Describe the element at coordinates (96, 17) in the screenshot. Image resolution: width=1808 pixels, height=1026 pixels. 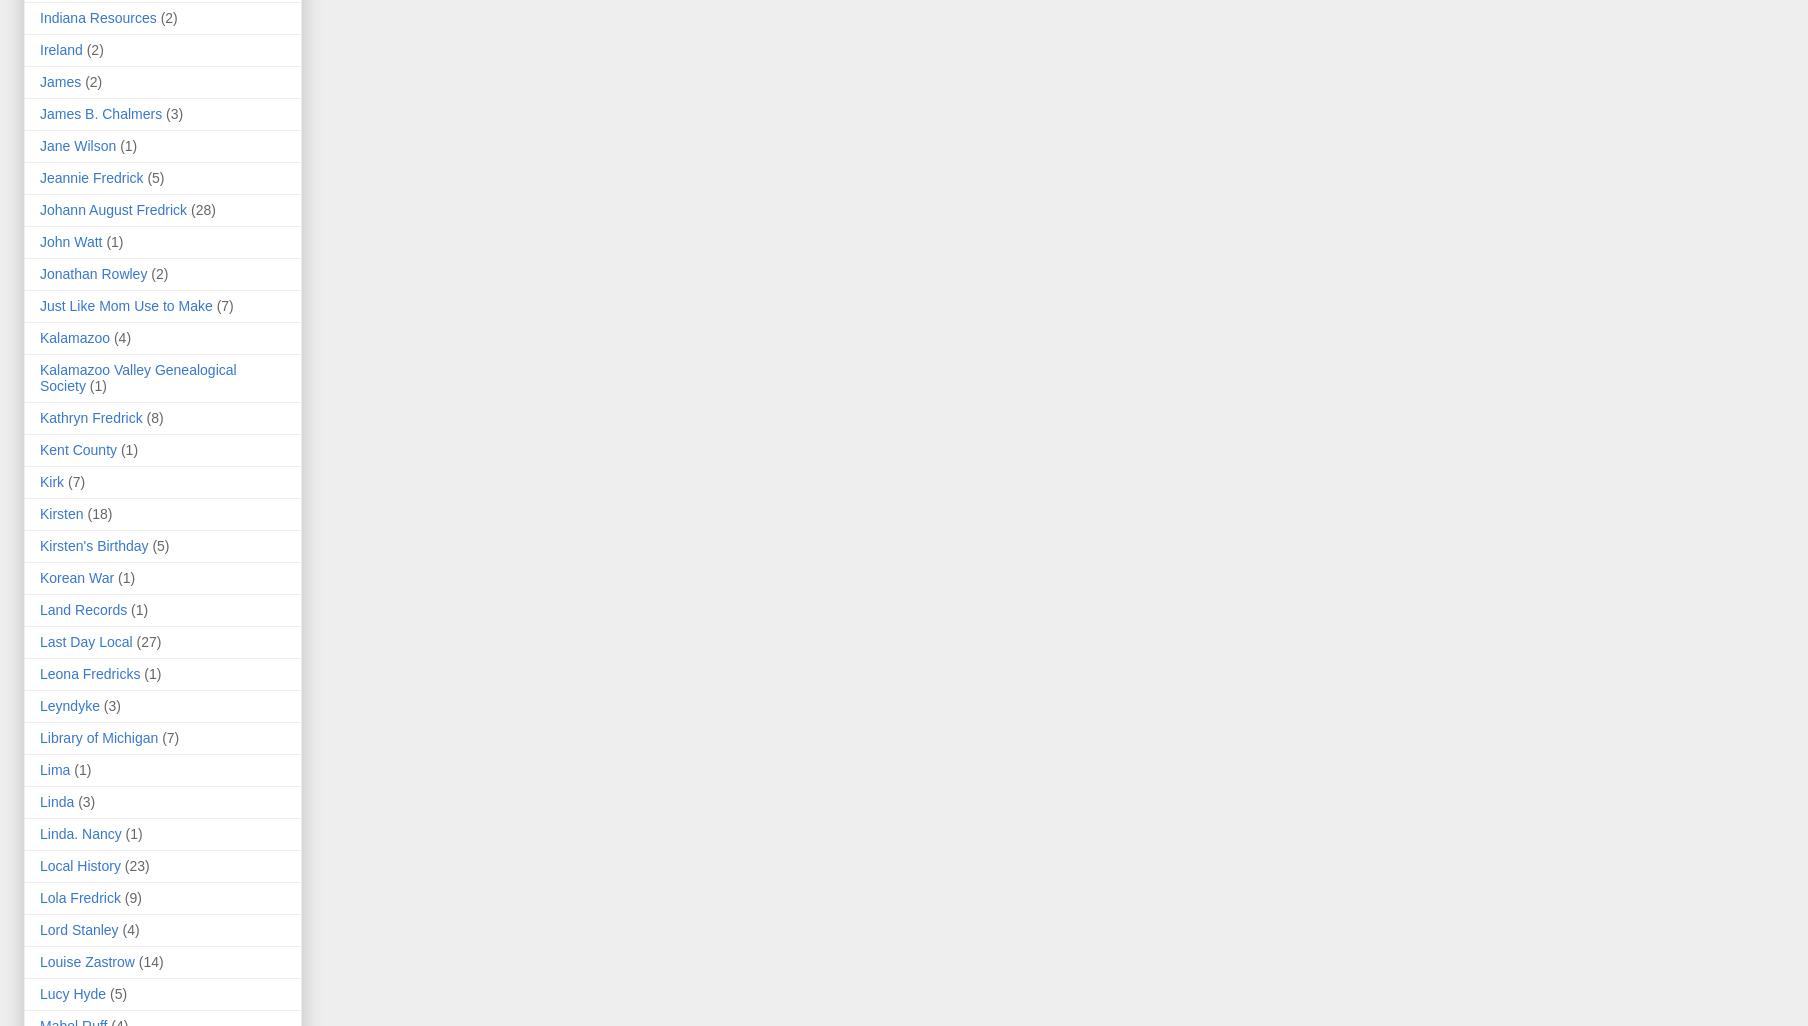
I see `'Indiana Resources'` at that location.